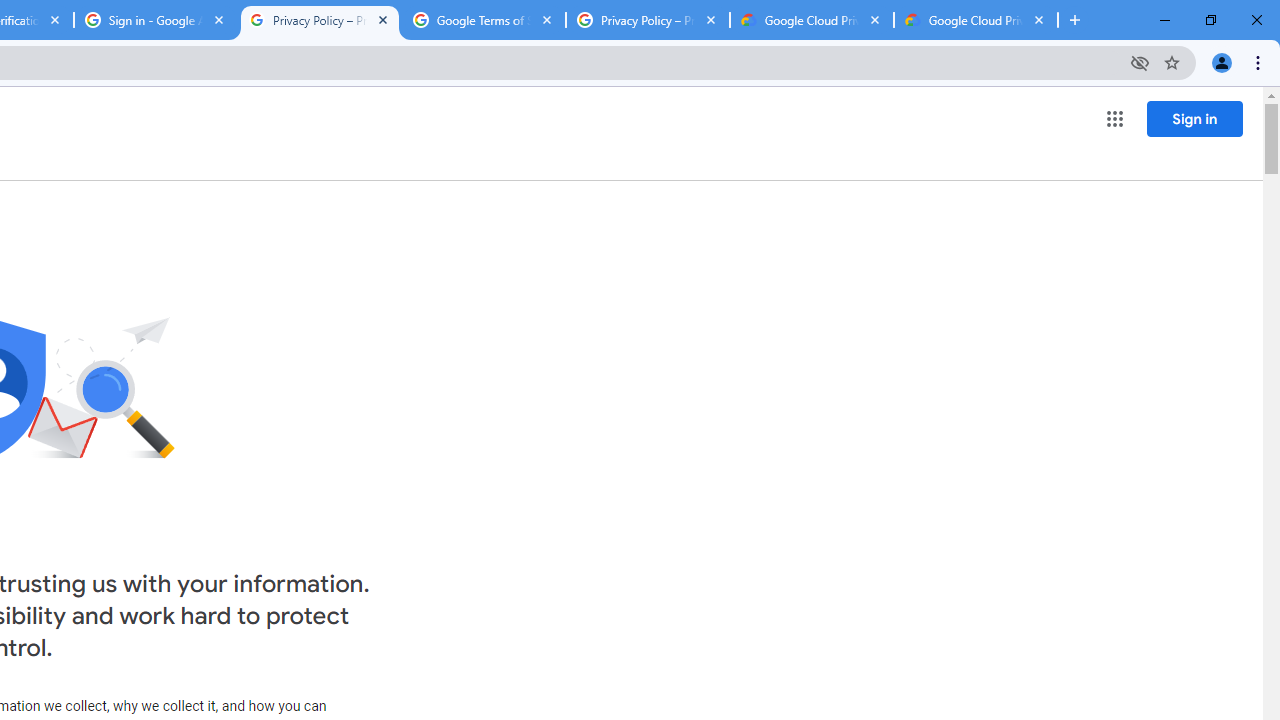 The height and width of the screenshot is (720, 1280). Describe the element at coordinates (155, 20) in the screenshot. I see `'Sign in - Google Accounts'` at that location.